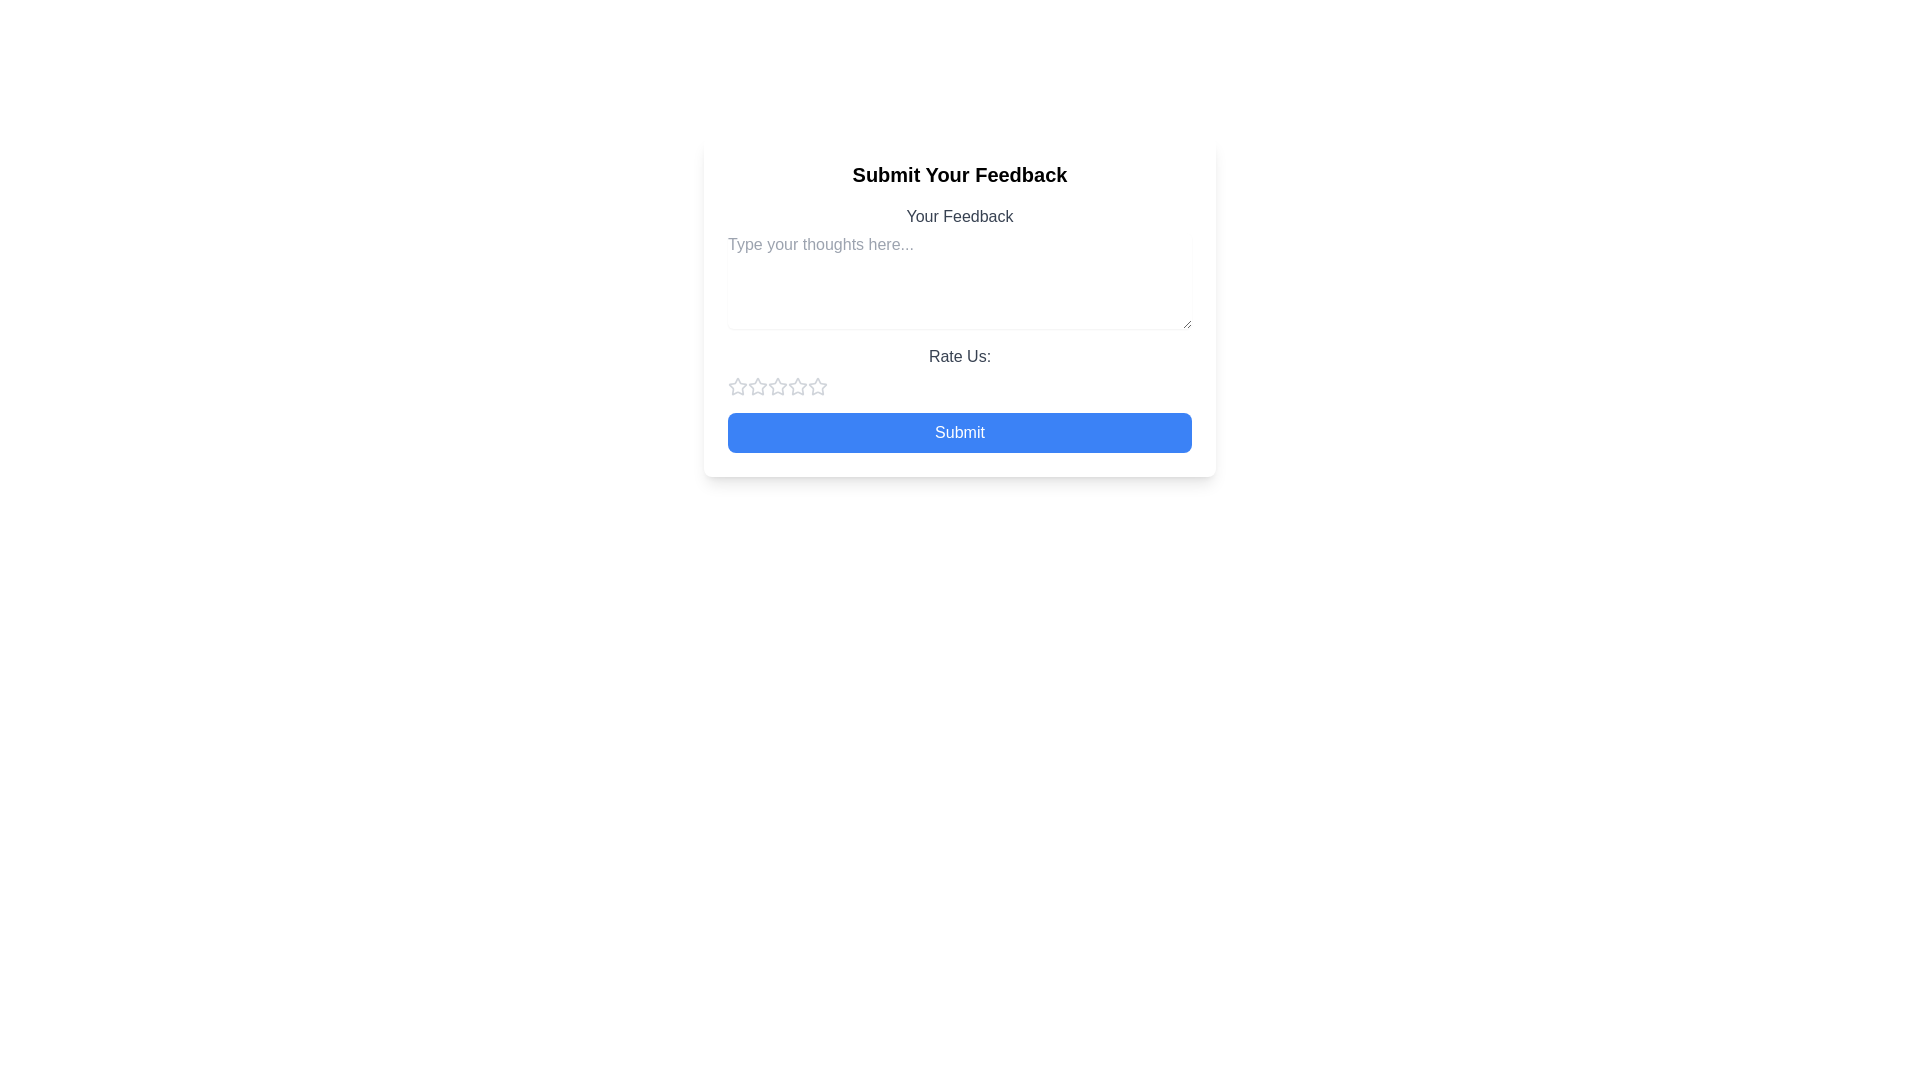  What do you see at coordinates (960, 370) in the screenshot?
I see `the 'Rate Us:' text label, which is positioned above the star rating buttons in the feedback form` at bounding box center [960, 370].